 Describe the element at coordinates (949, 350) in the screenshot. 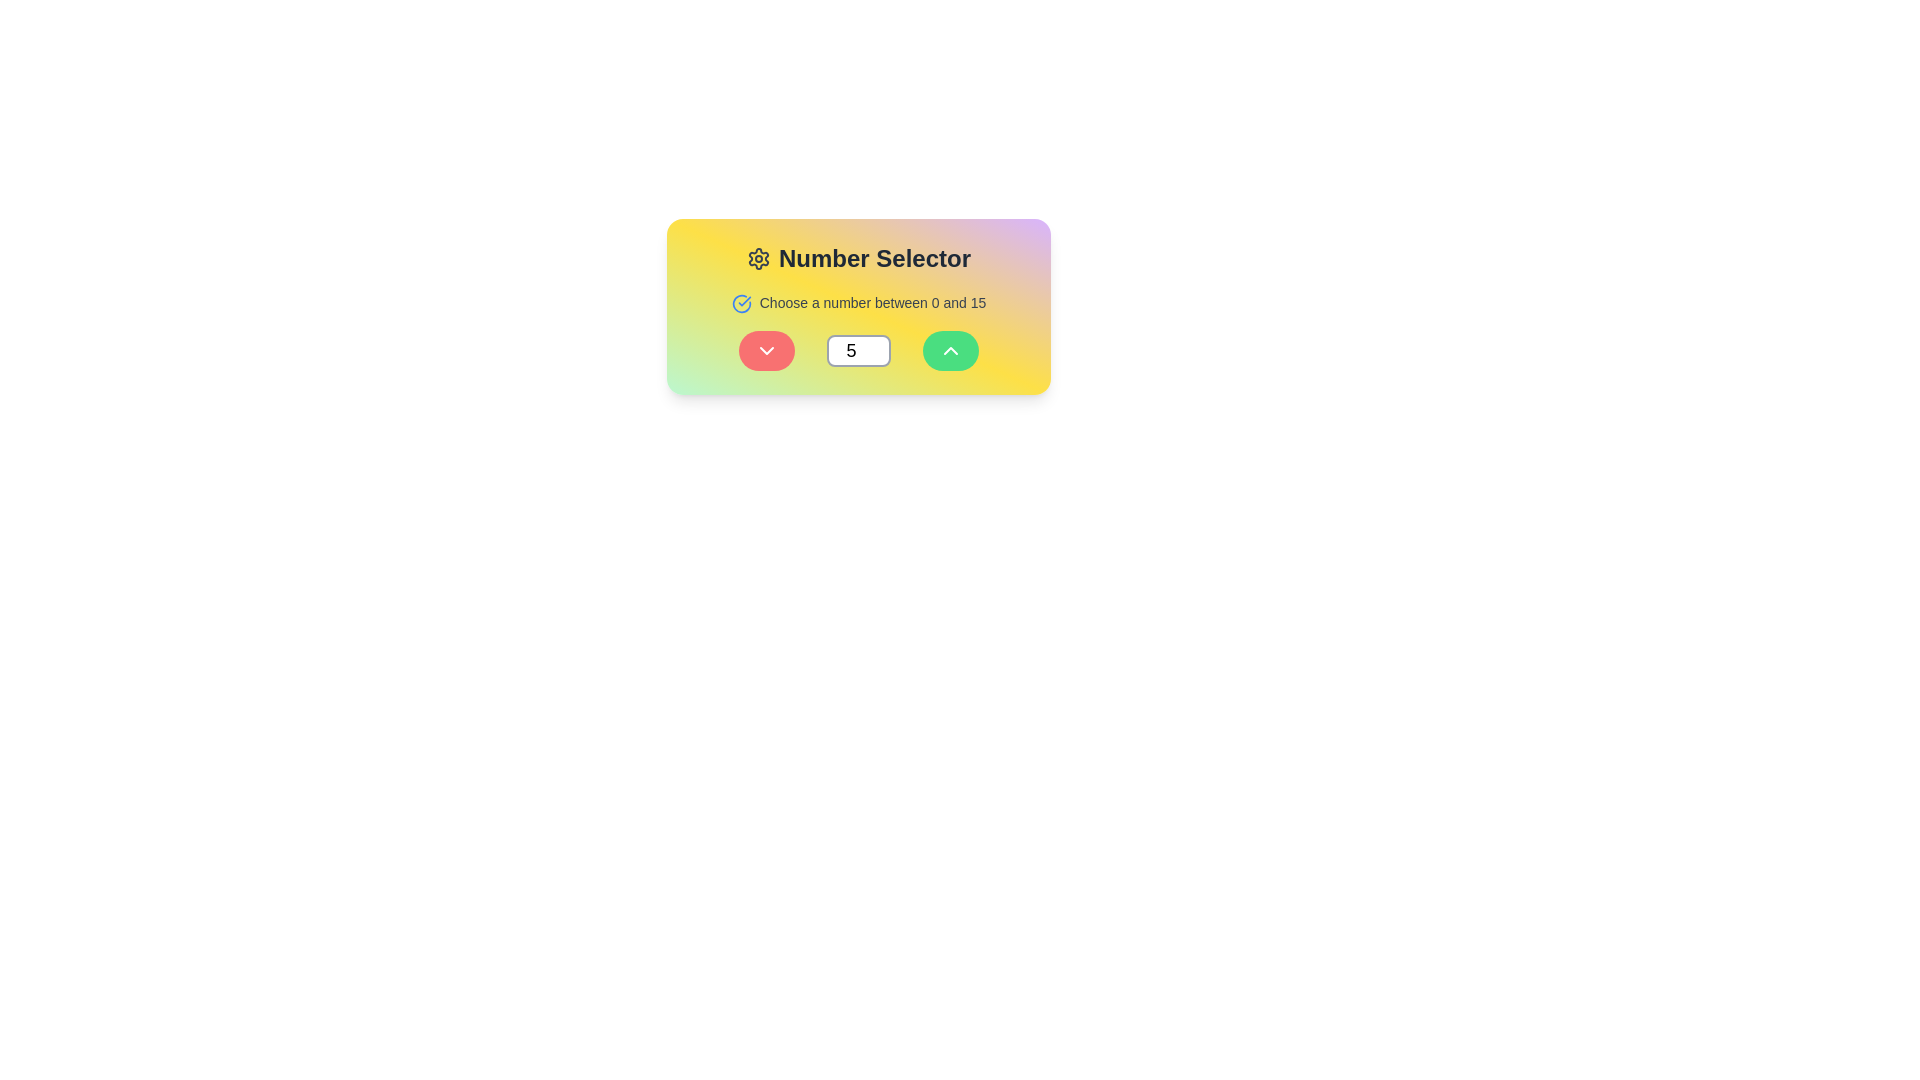

I see `the green circular icon button located to the right of the number input field labeled '5'` at that location.